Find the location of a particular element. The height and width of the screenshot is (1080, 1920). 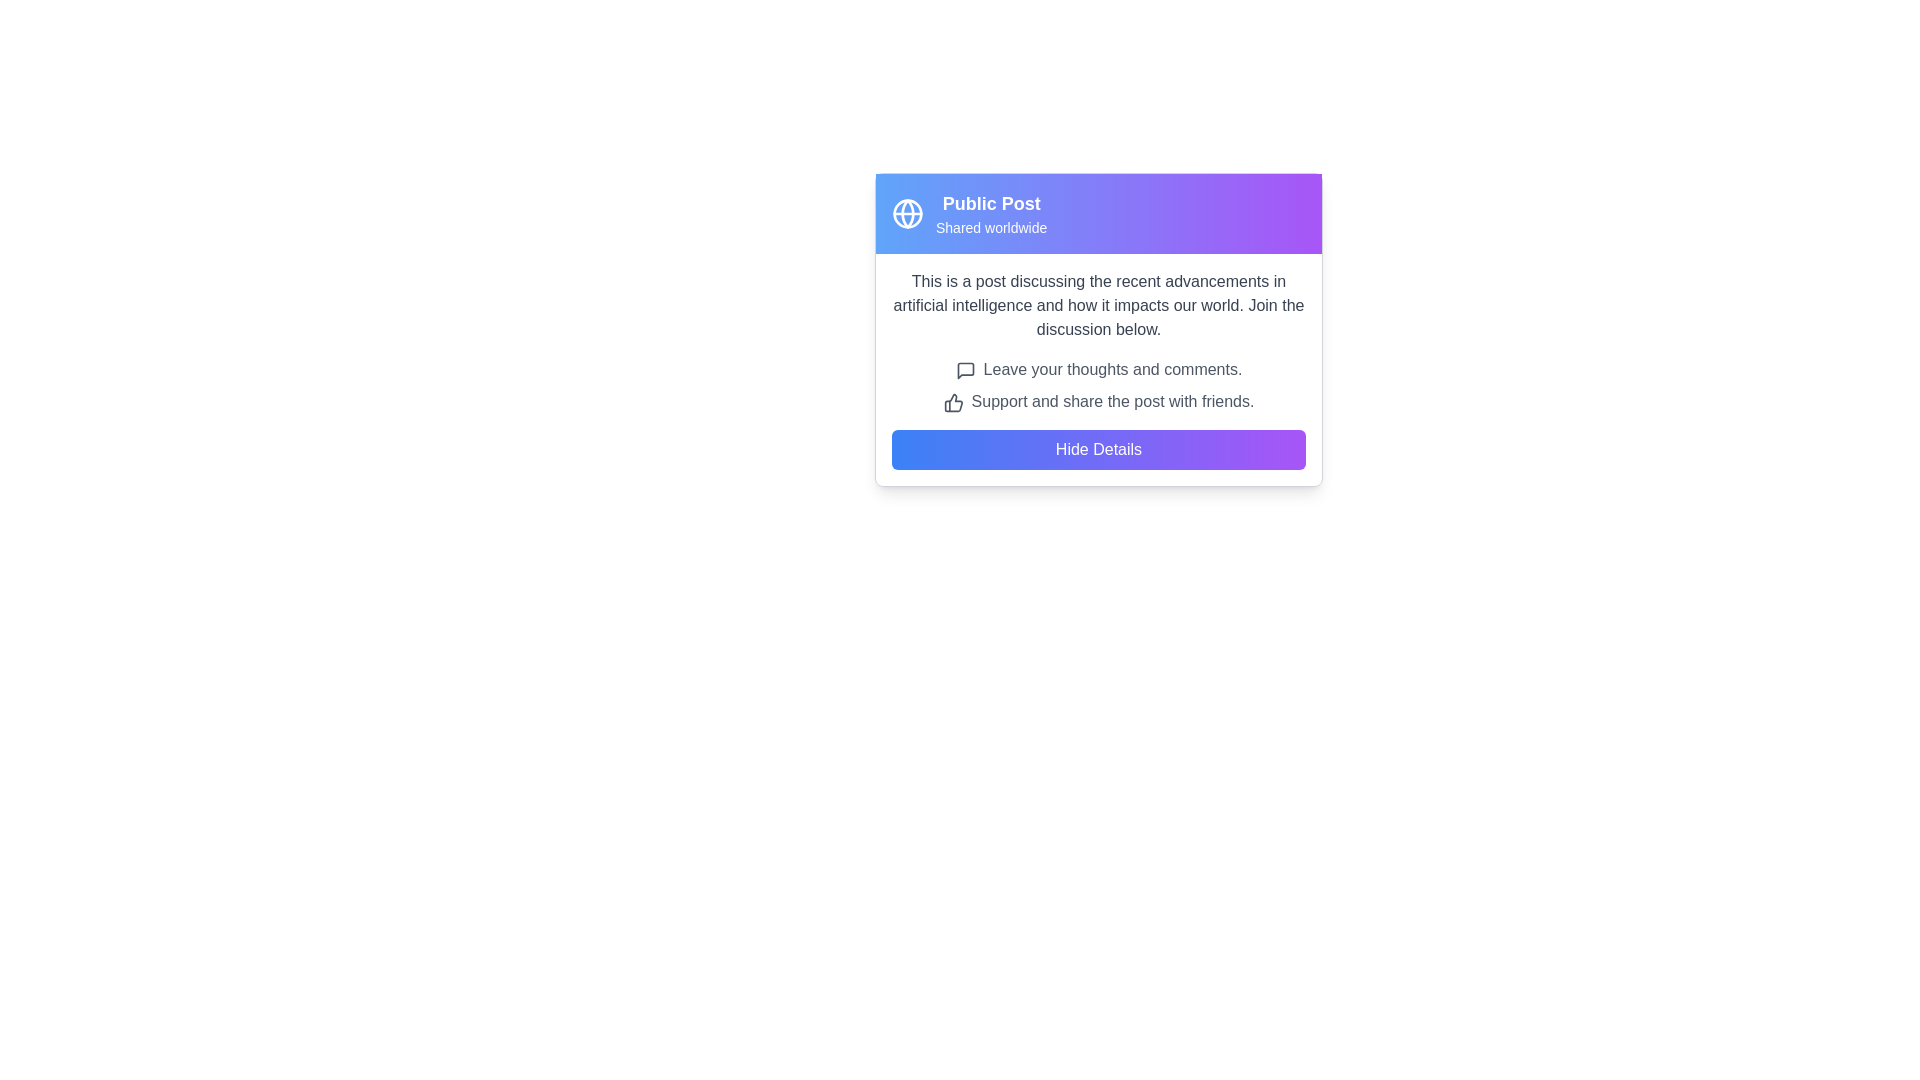

text in the Text Area that displays 'Public Post' and 'Shared worldwide' against a gradient background is located at coordinates (991, 213).